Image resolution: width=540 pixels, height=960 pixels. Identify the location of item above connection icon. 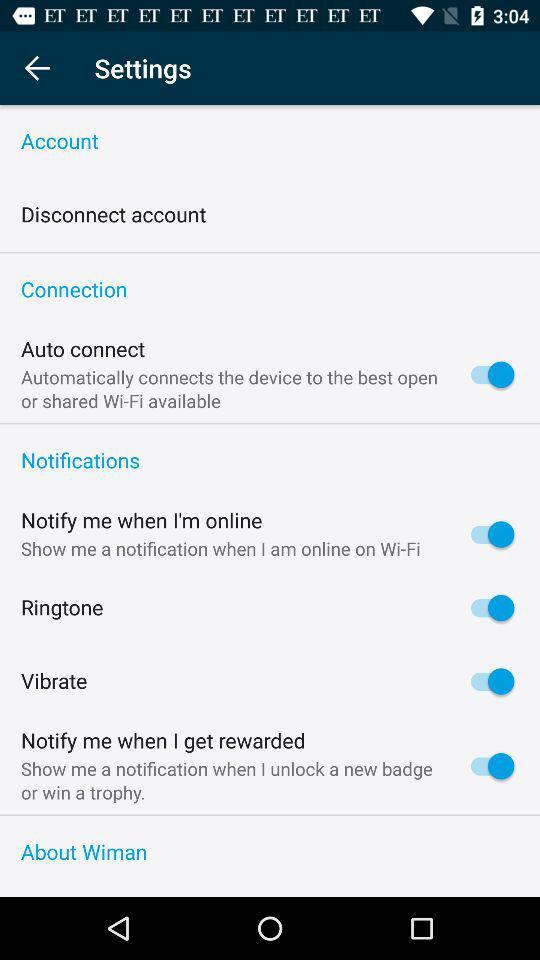
(270, 251).